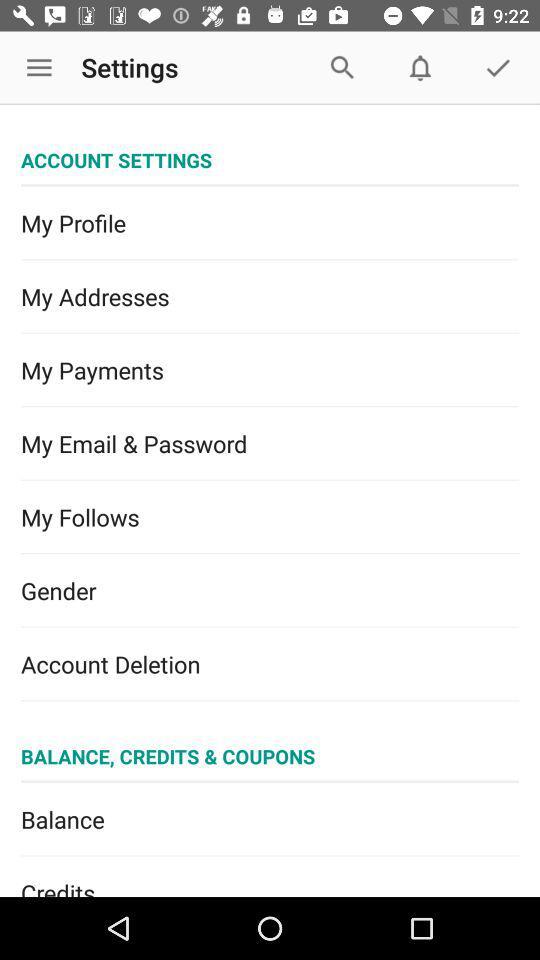  Describe the element at coordinates (270, 296) in the screenshot. I see `the icon above my payments item` at that location.